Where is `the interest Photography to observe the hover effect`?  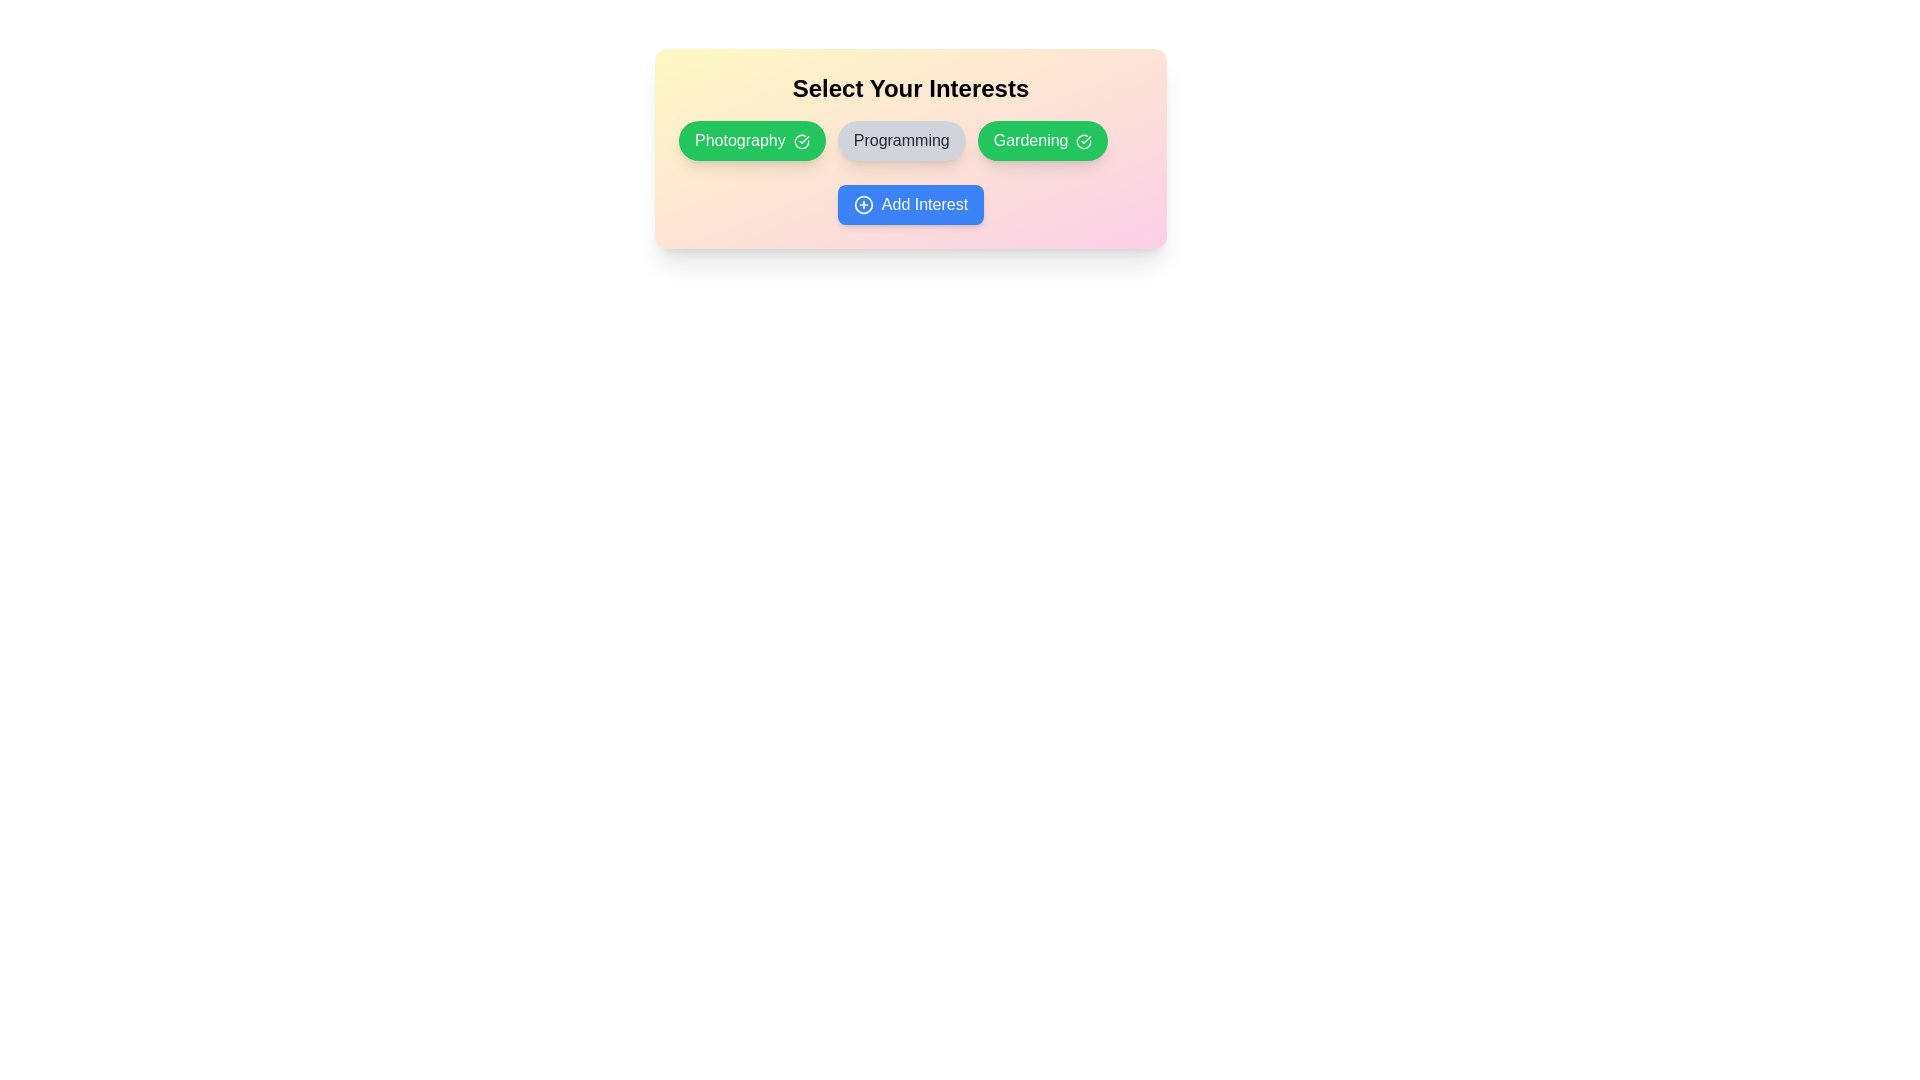 the interest Photography to observe the hover effect is located at coordinates (751, 140).